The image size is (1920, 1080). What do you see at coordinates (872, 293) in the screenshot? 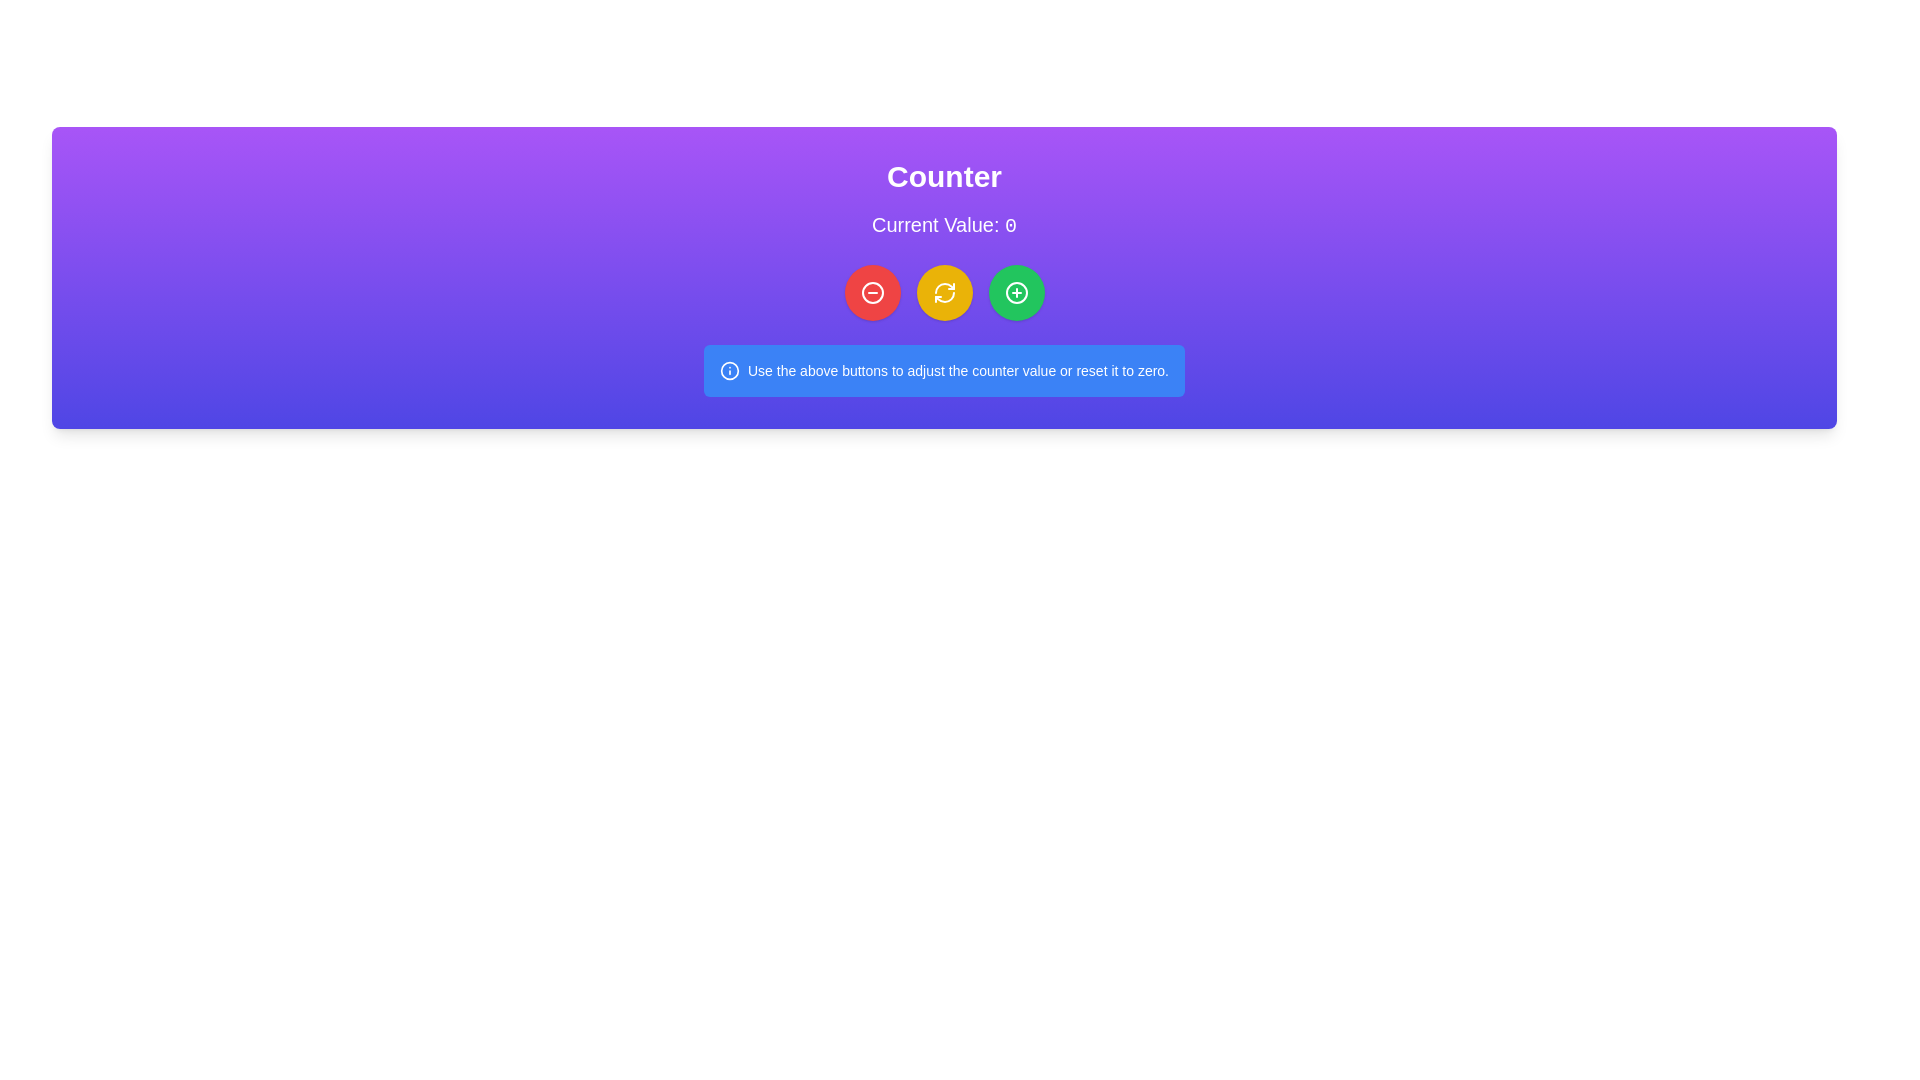
I see `the red decrement icon button located to the left of the counter display to trigger animations` at bounding box center [872, 293].